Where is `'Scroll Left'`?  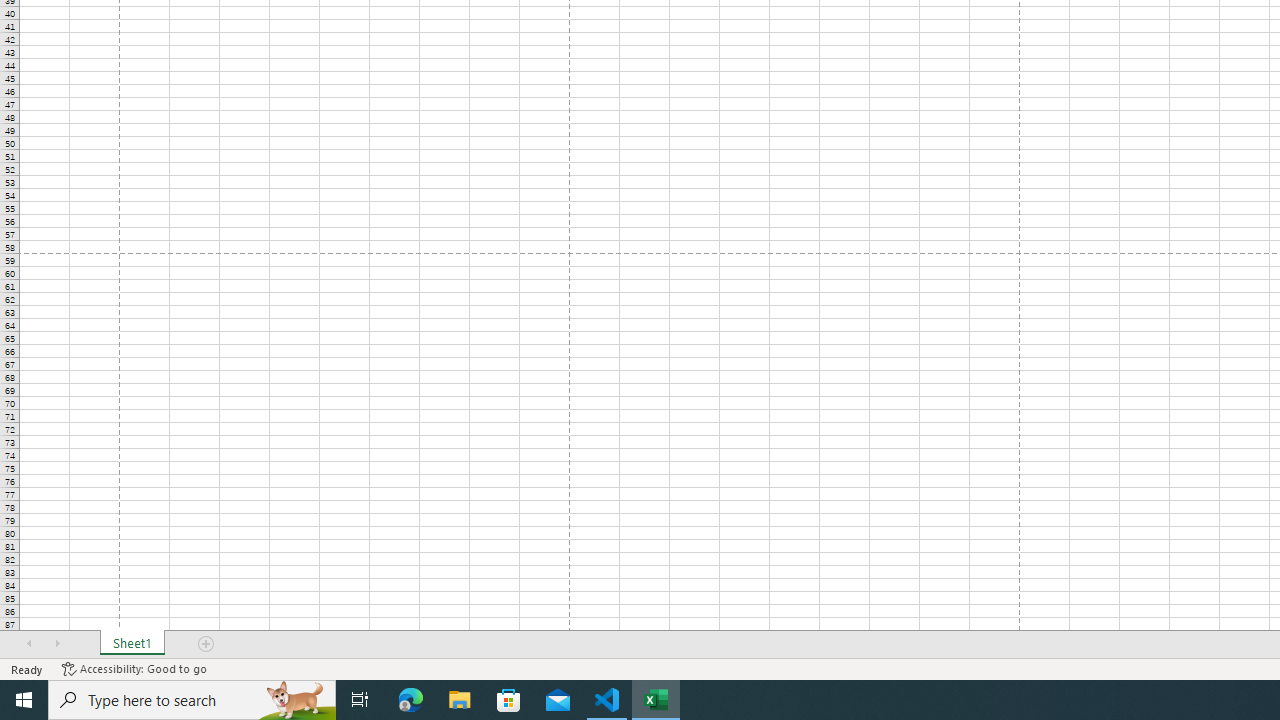
'Scroll Left' is located at coordinates (29, 644).